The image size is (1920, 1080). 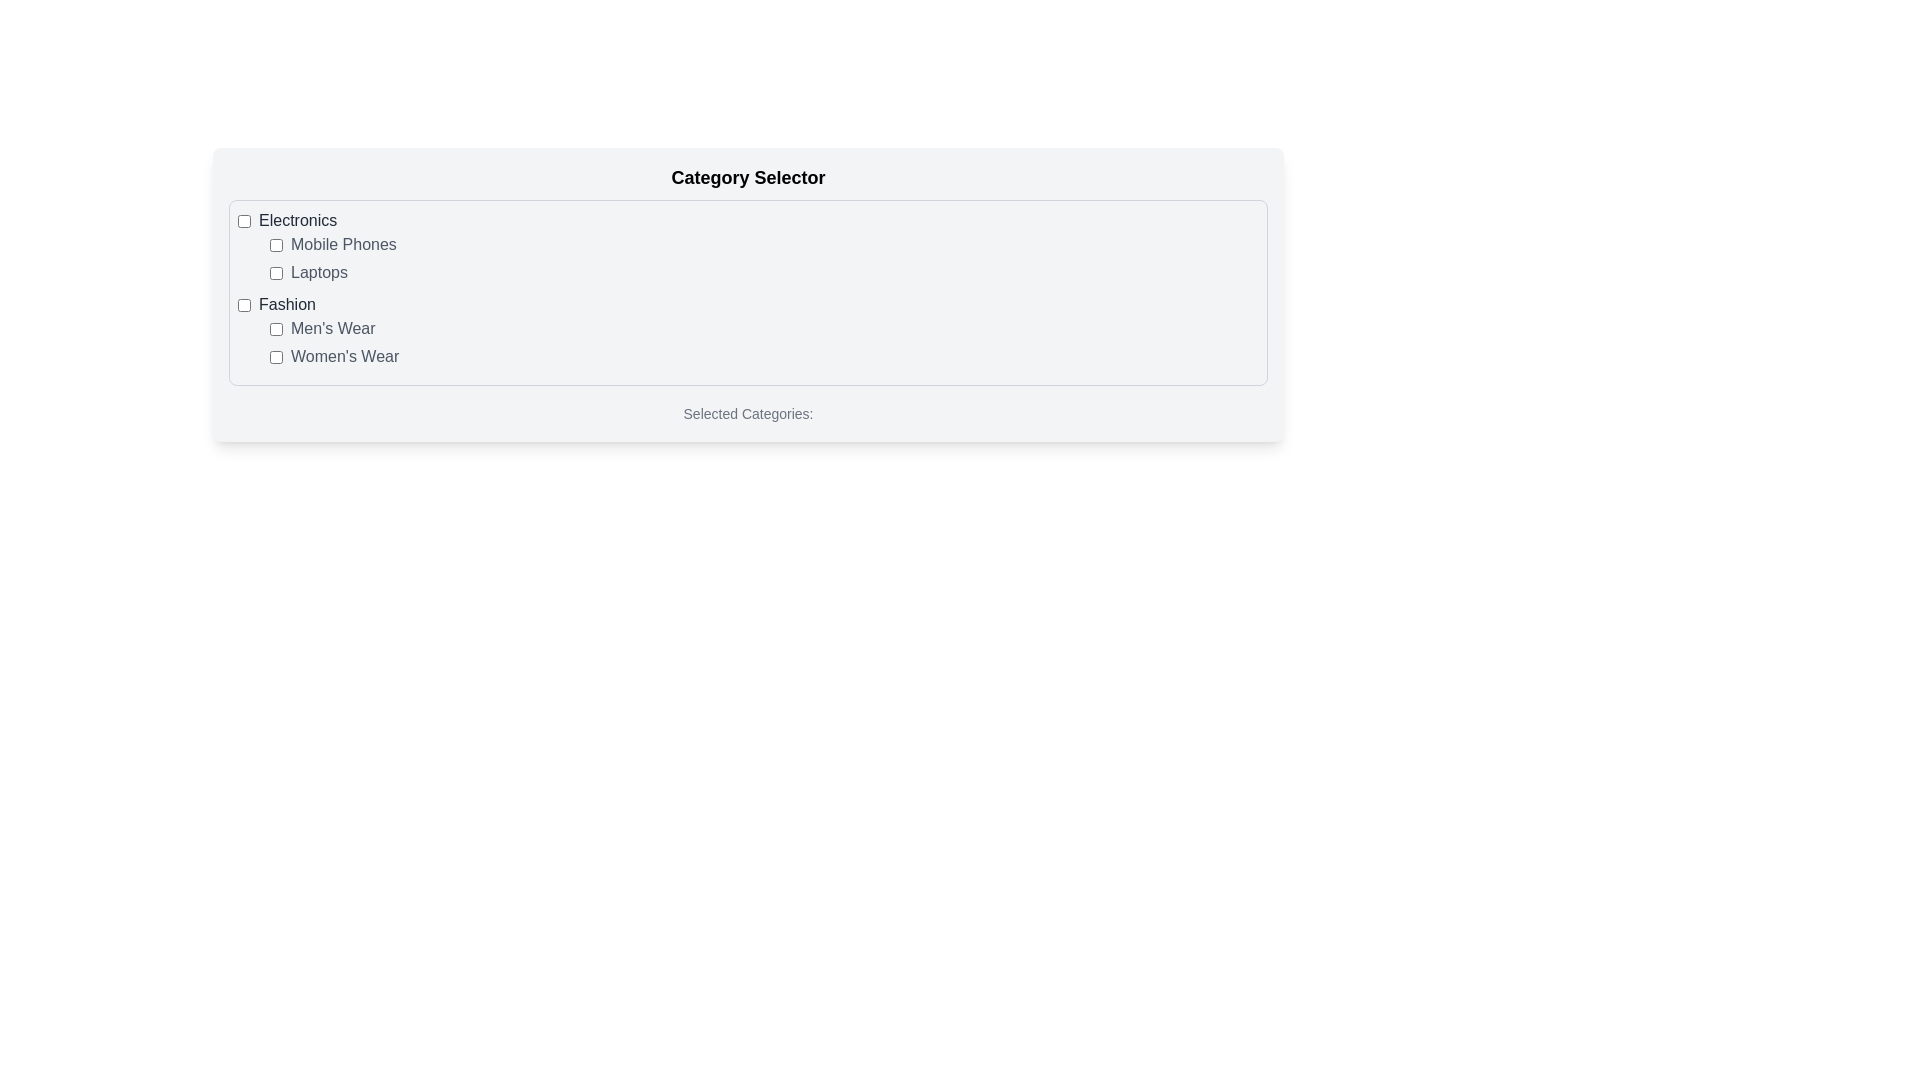 I want to click on the checkbox located to the left of the 'Electronics' label in the 'Category Selector' panel, so click(x=243, y=220).